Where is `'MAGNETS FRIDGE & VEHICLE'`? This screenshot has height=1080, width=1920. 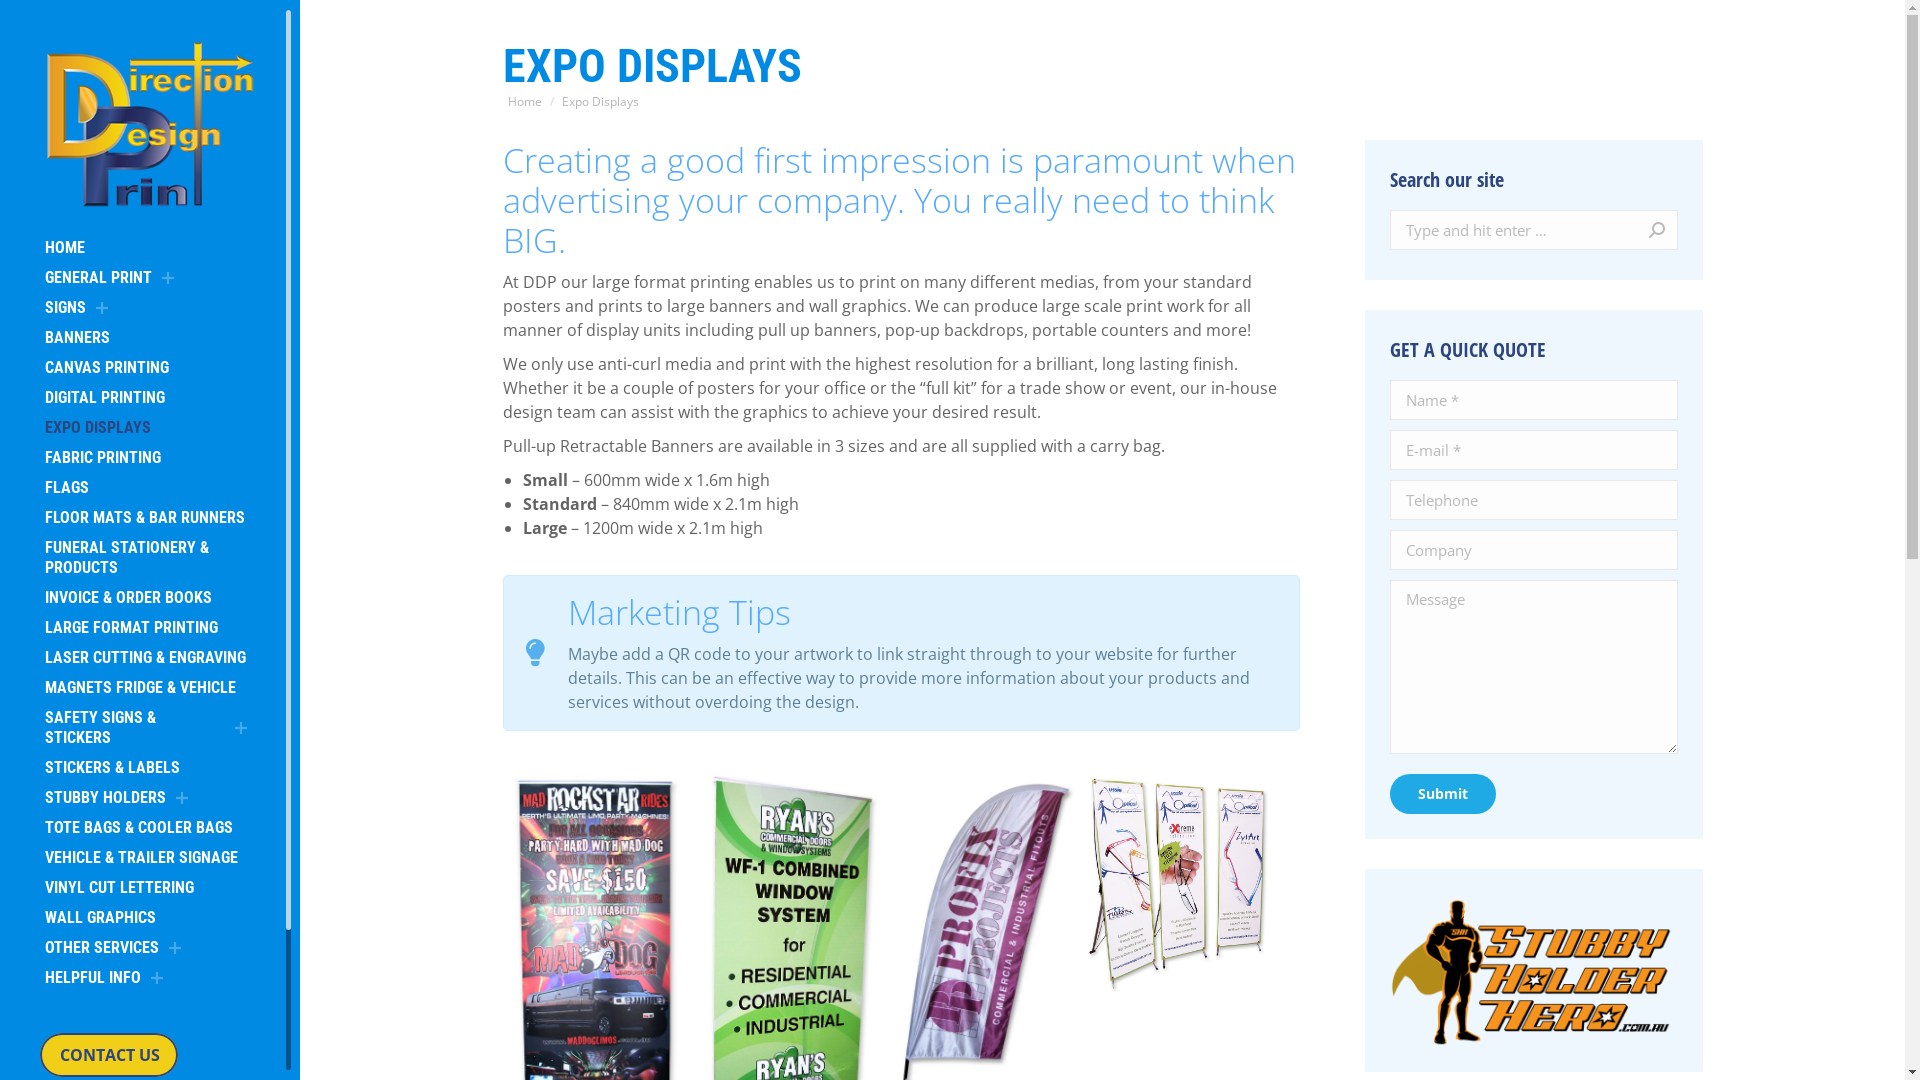
'MAGNETS FRIDGE & VEHICLE' is located at coordinates (139, 686).